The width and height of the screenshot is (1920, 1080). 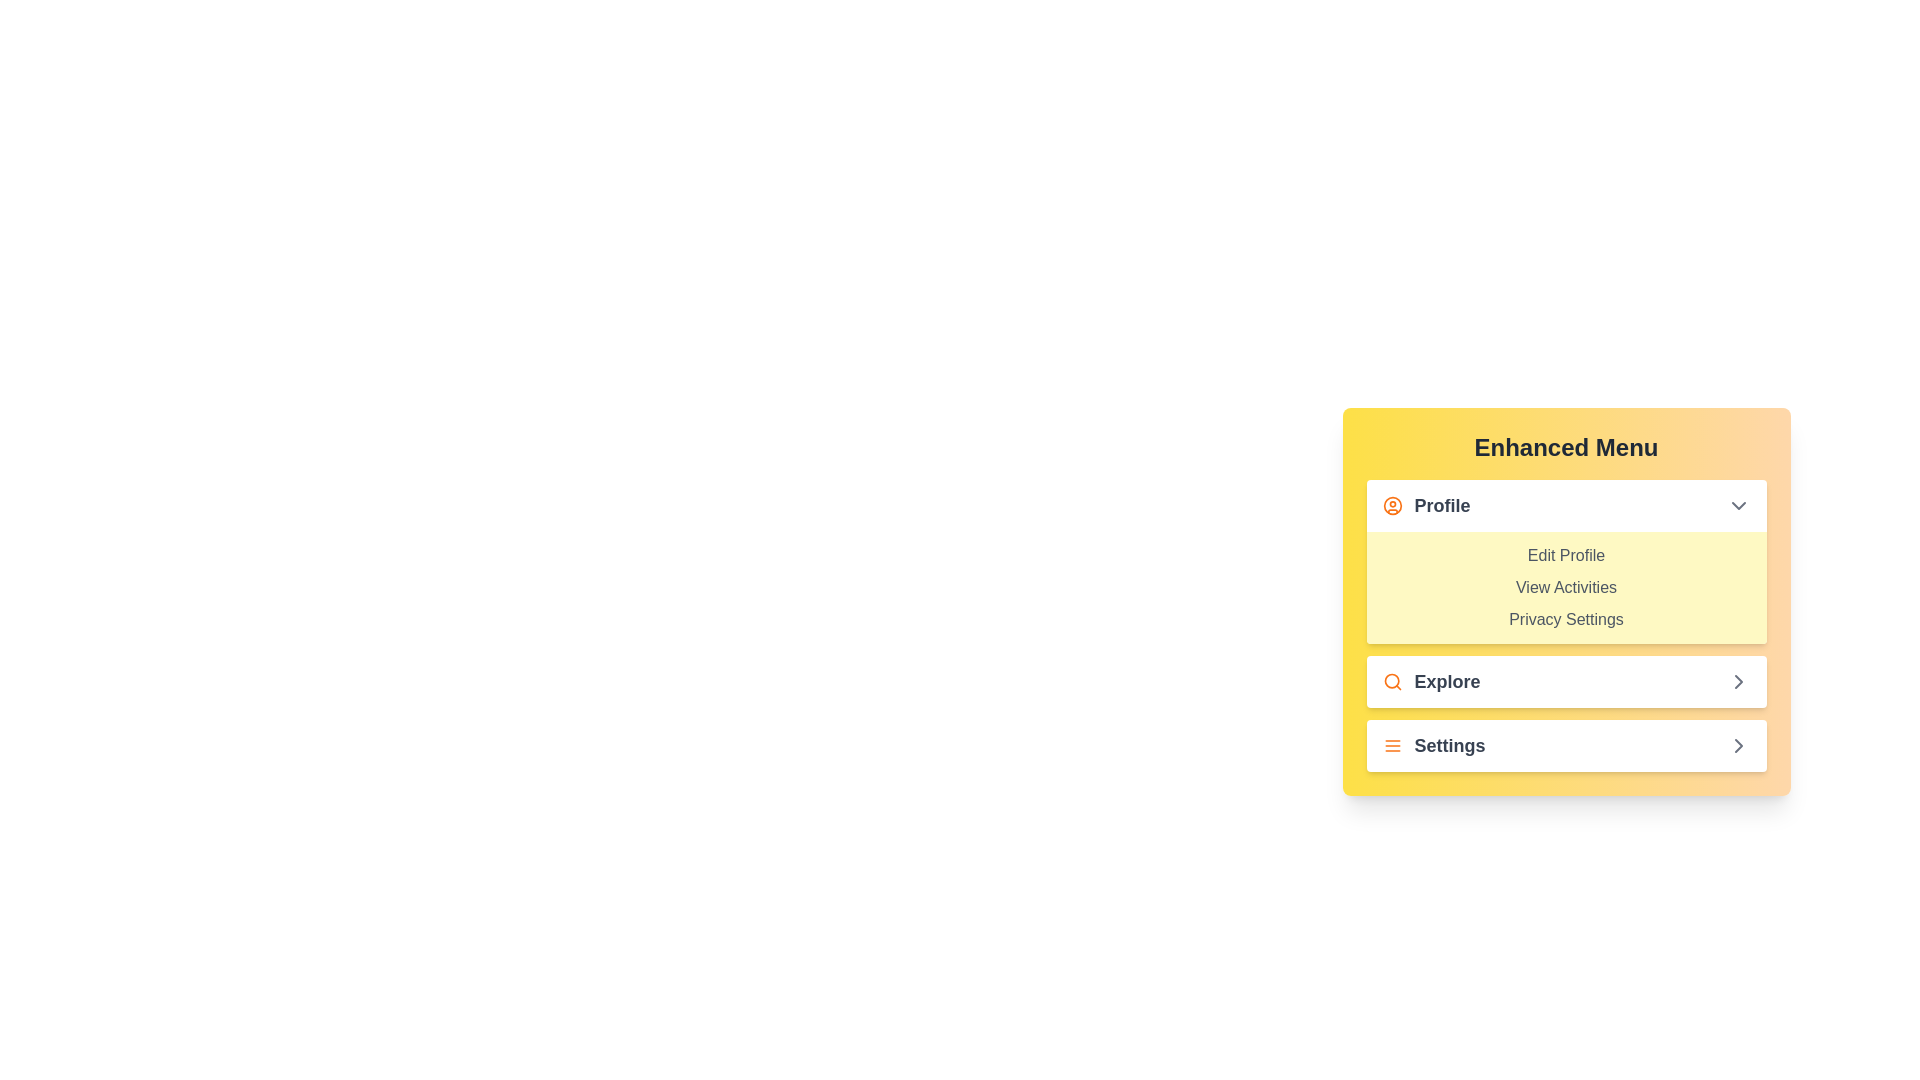 I want to click on the settings-related text label located at the bottom right corner of the 'Explore' section in the 'Enhanced Menu' interface, so click(x=1449, y=745).